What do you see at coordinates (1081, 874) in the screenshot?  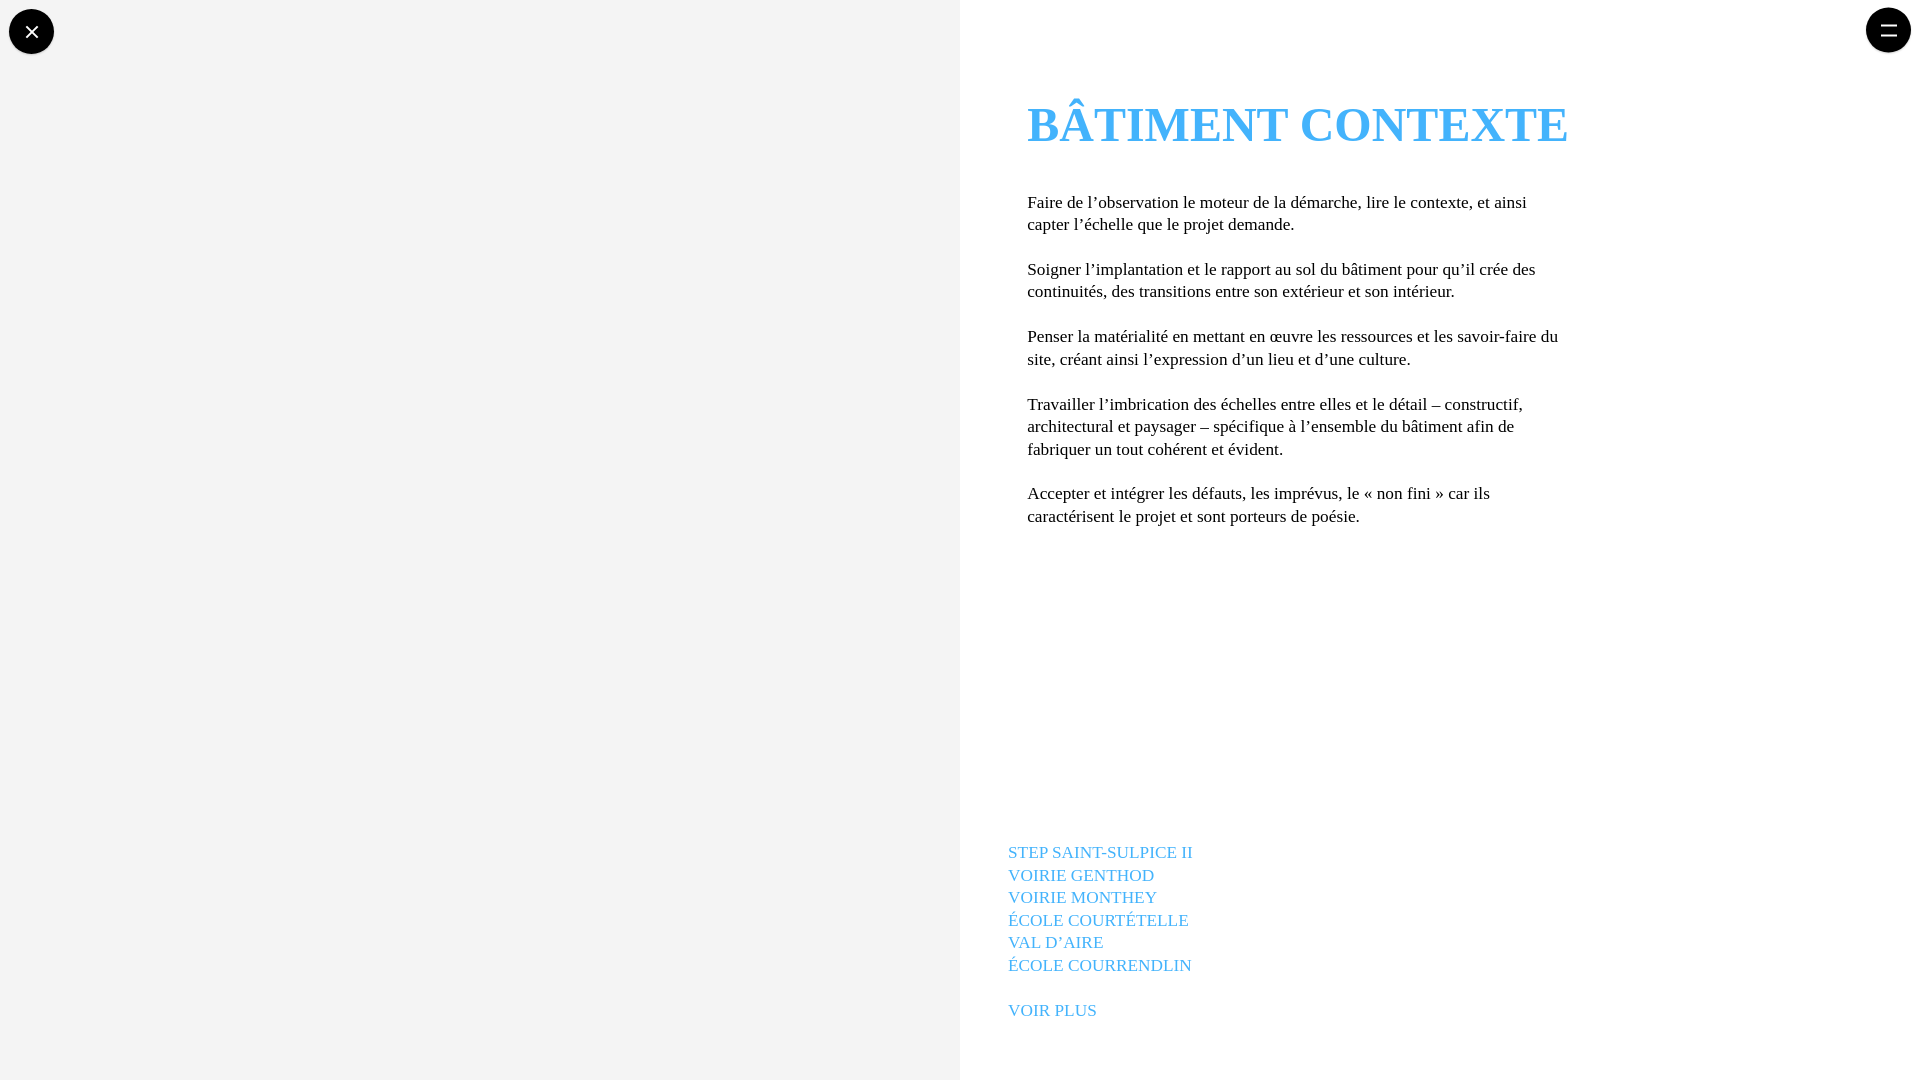 I see `'VOIRIE GENTHOD'` at bounding box center [1081, 874].